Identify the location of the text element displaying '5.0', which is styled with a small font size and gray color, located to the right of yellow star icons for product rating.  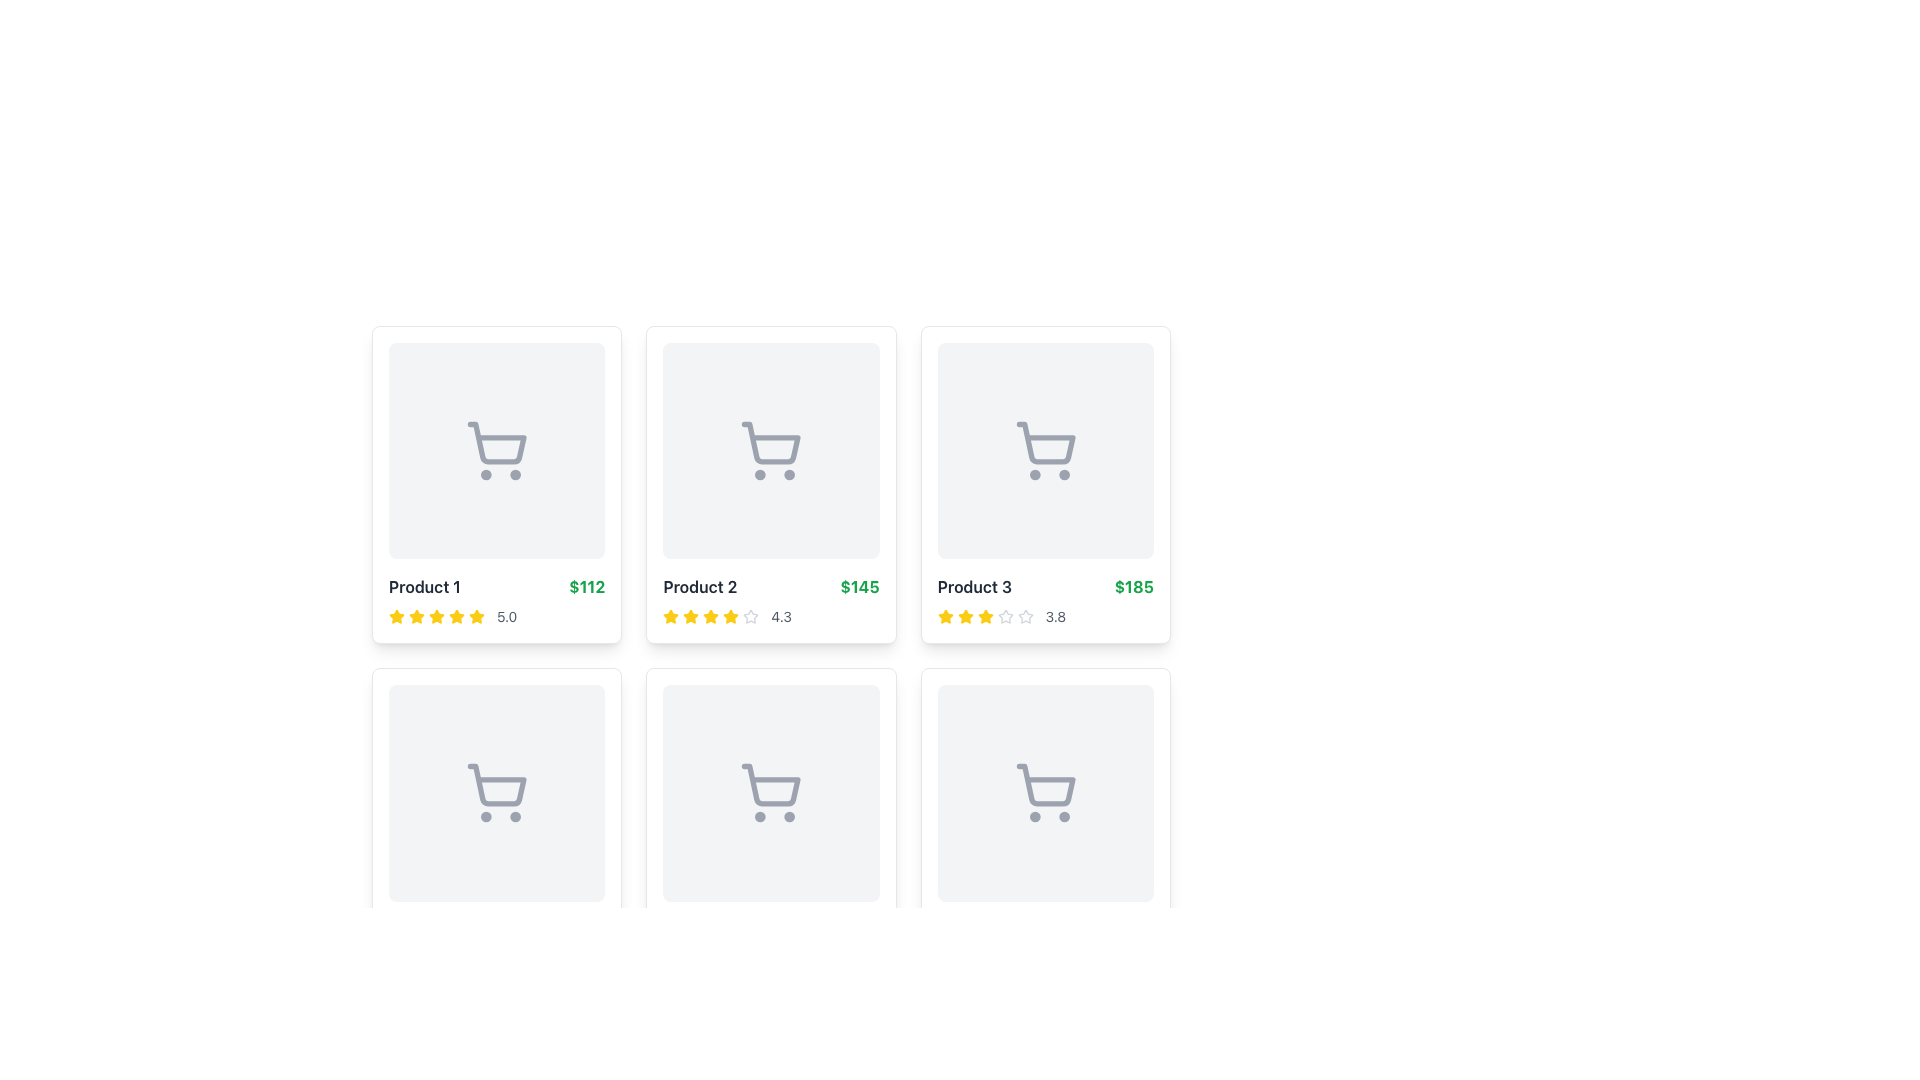
(507, 616).